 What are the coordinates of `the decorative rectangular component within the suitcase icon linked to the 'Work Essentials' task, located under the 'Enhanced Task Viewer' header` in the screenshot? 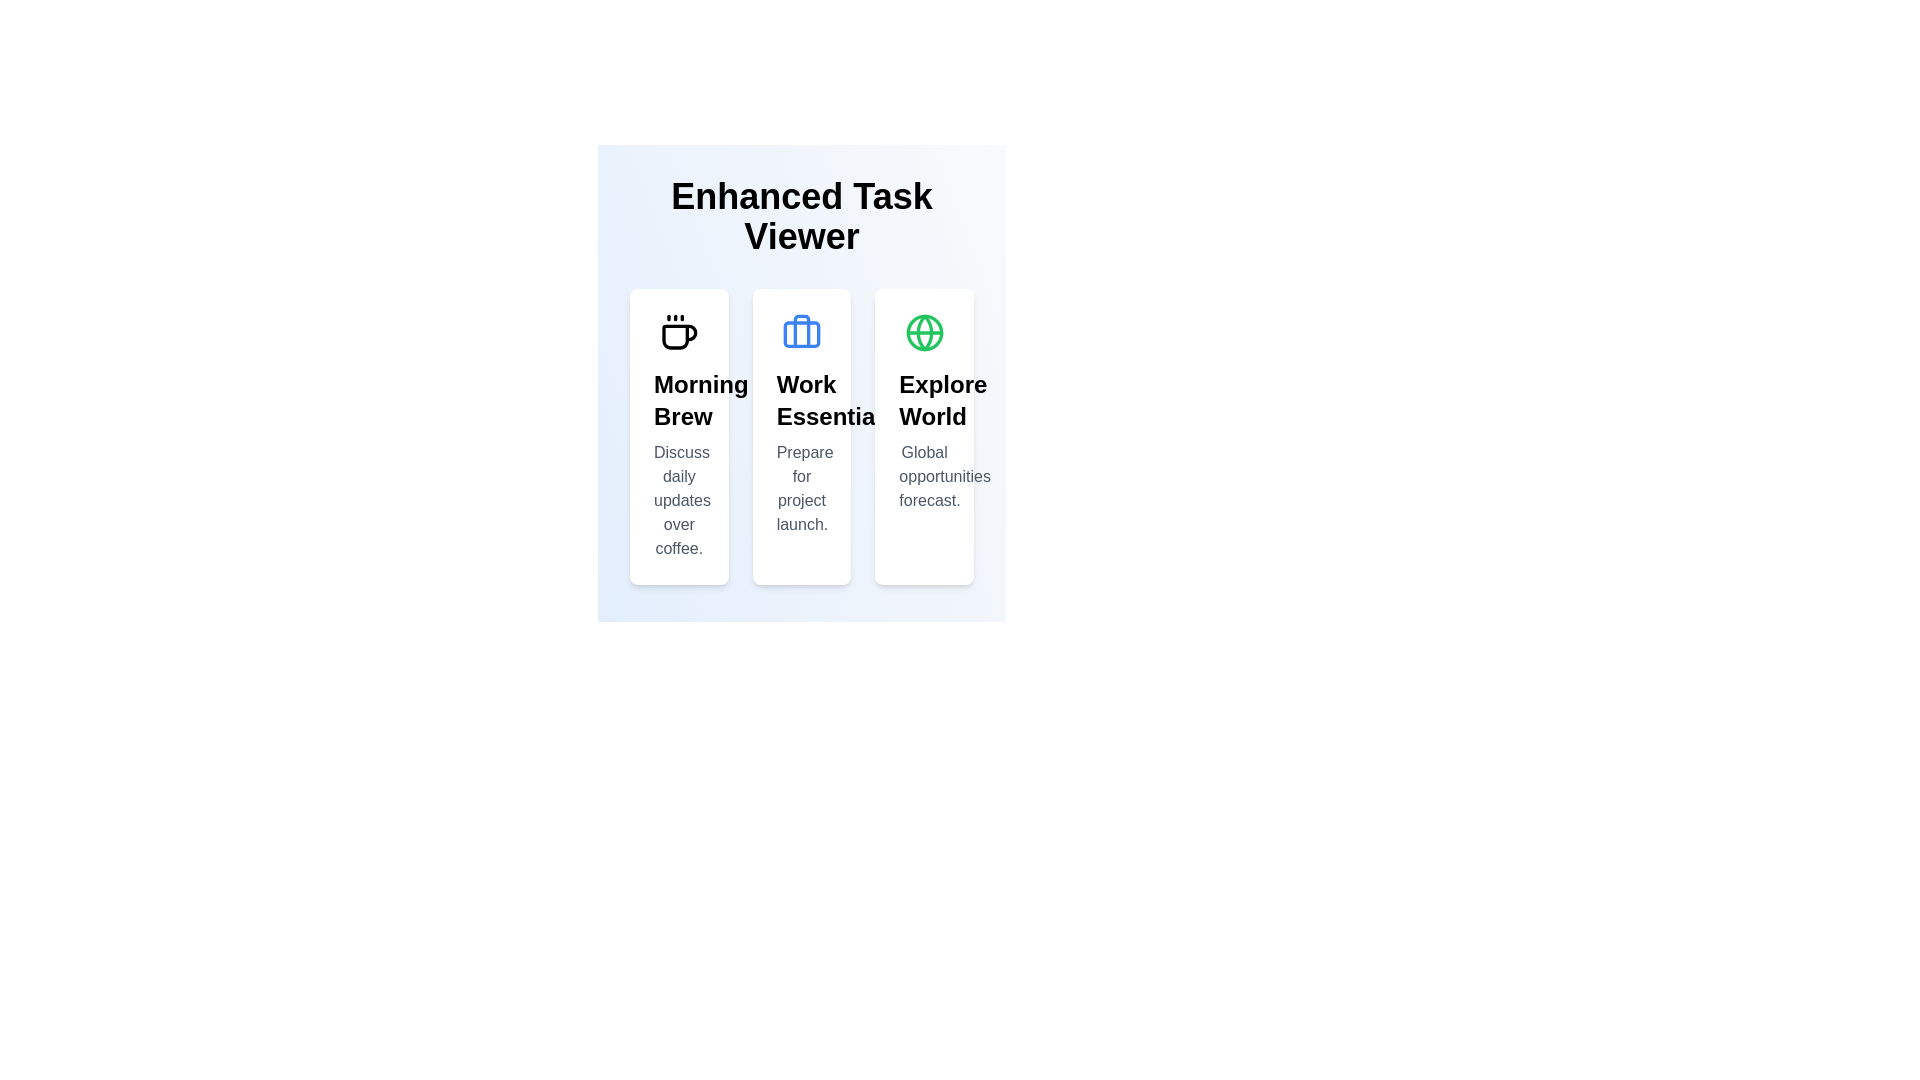 It's located at (801, 333).